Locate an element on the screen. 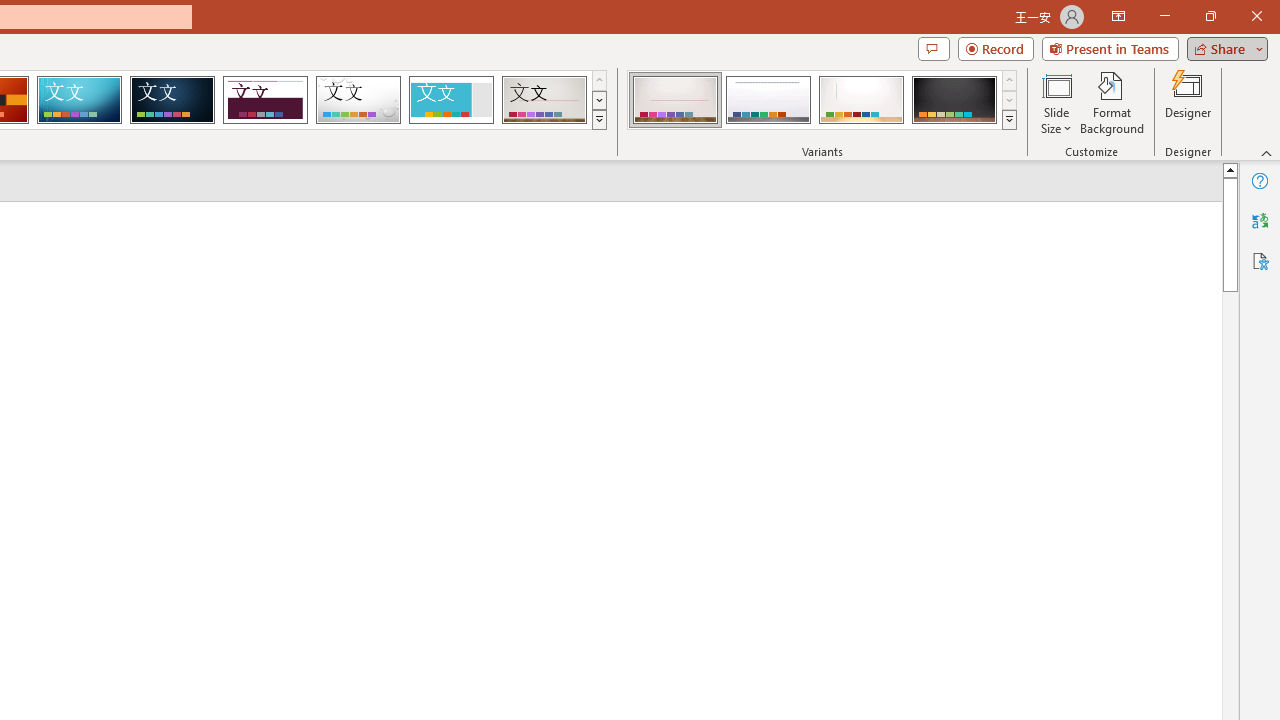 This screenshot has height=720, width=1280. 'Gallery Variant 1' is located at coordinates (675, 100).